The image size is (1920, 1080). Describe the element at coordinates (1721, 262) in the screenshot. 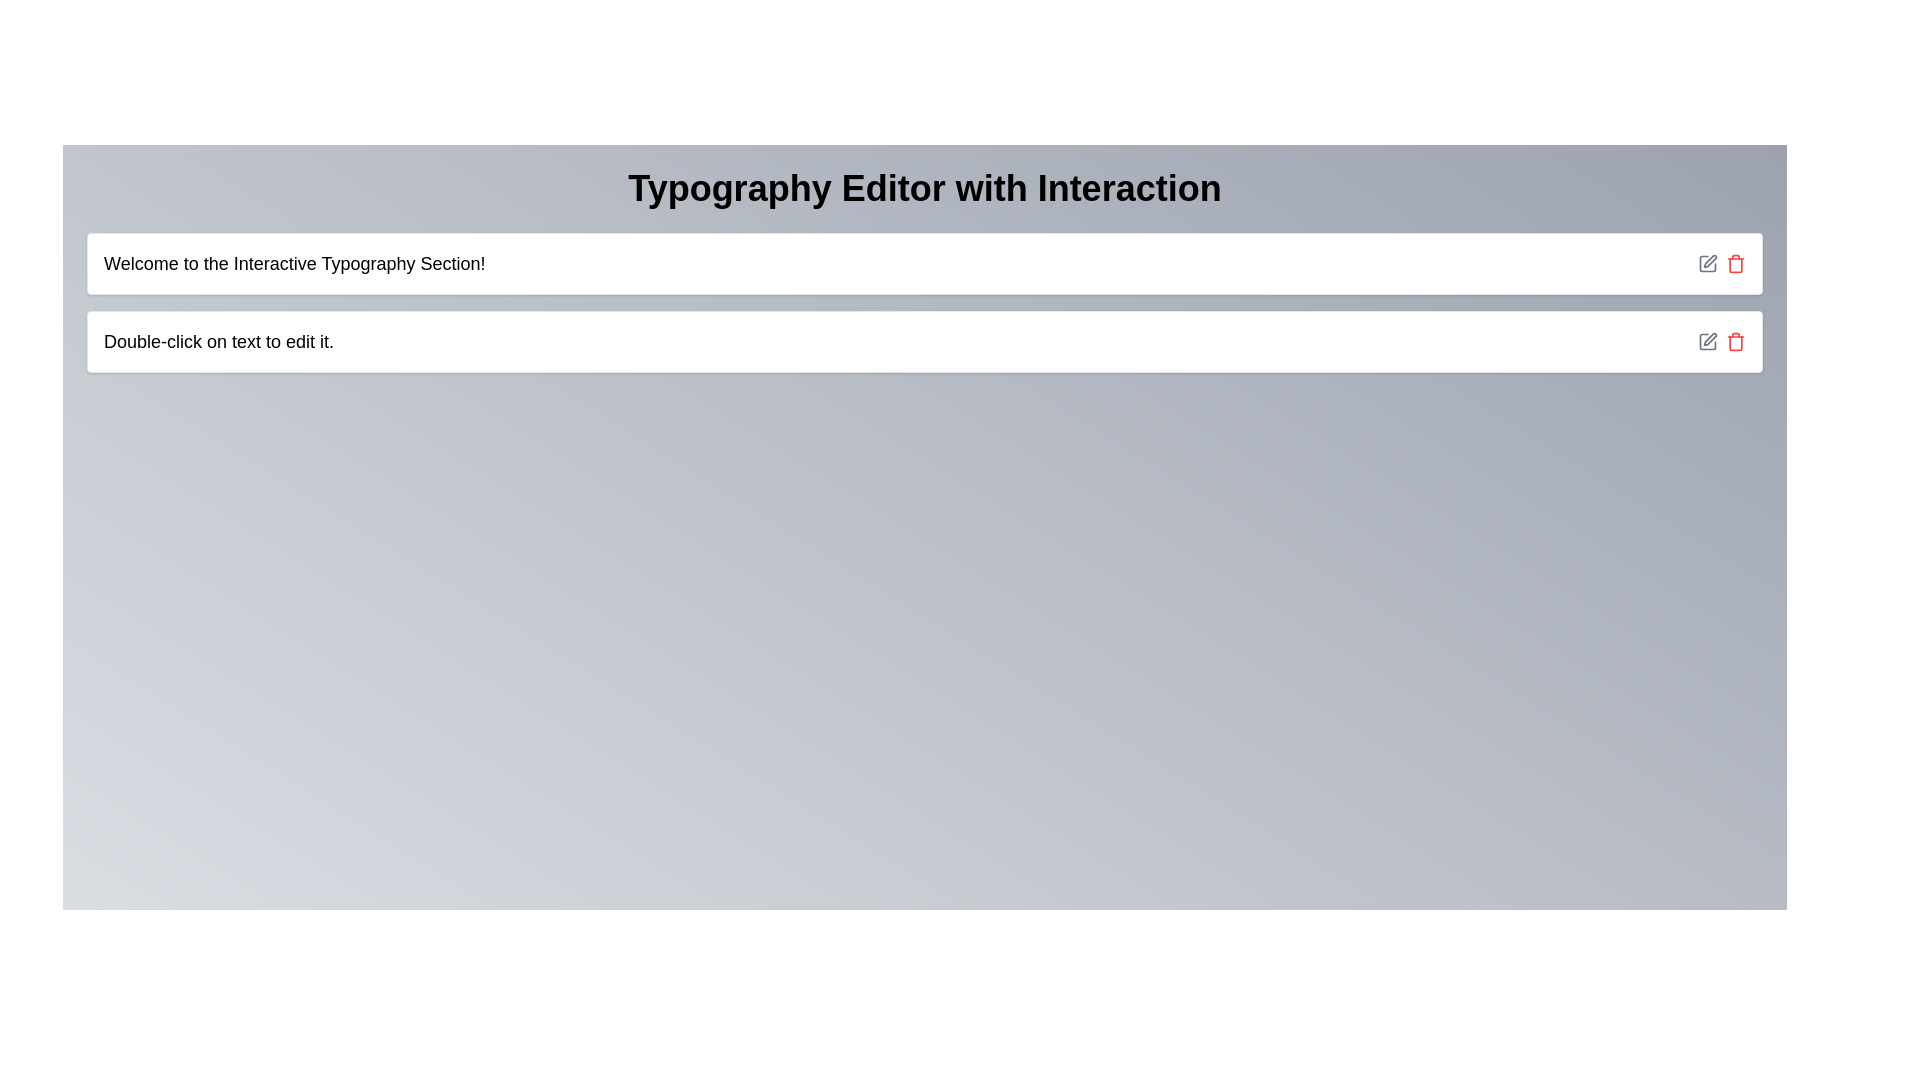

I see `the pencil icon within the icon group located at the top right corner of the content area with the text 'Welcome to the Interactive Typography Section!'` at that location.